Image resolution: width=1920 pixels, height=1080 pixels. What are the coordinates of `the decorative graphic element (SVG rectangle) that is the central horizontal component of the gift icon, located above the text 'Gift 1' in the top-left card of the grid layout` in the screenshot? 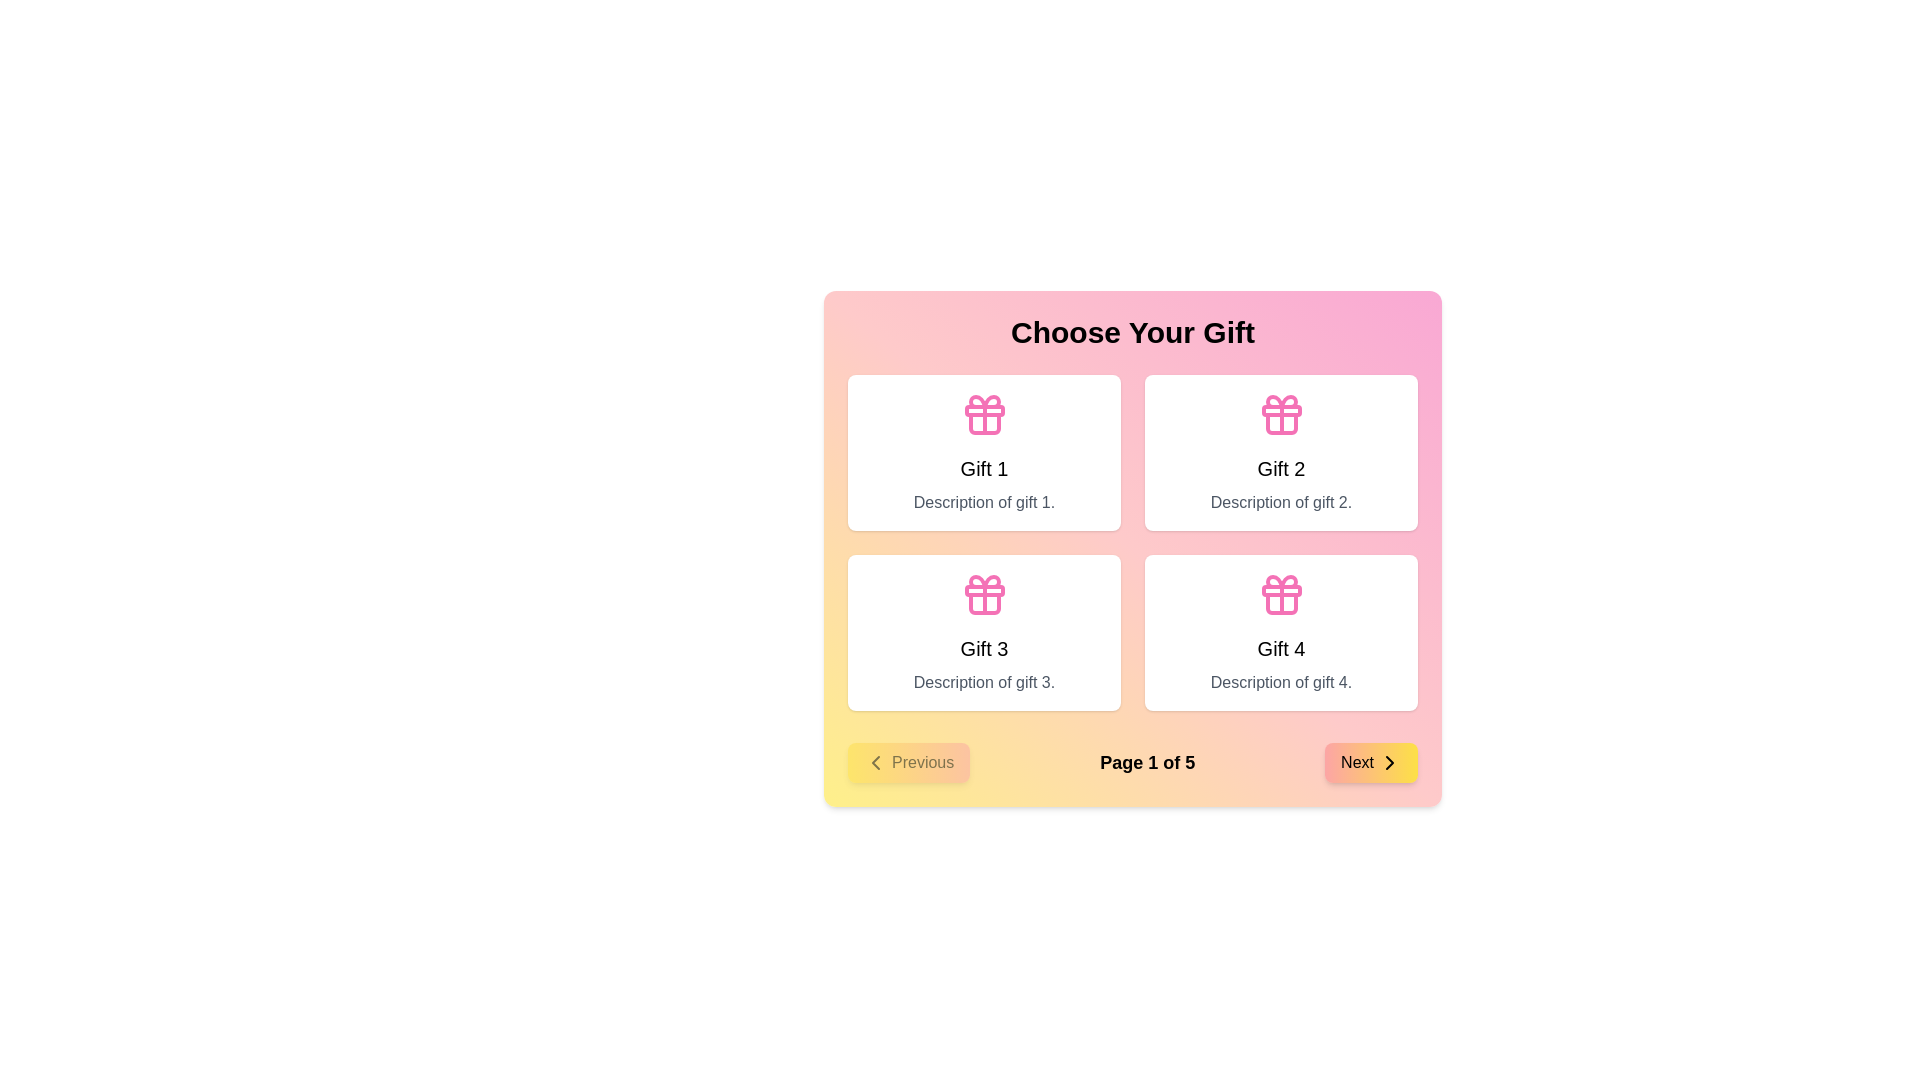 It's located at (984, 589).